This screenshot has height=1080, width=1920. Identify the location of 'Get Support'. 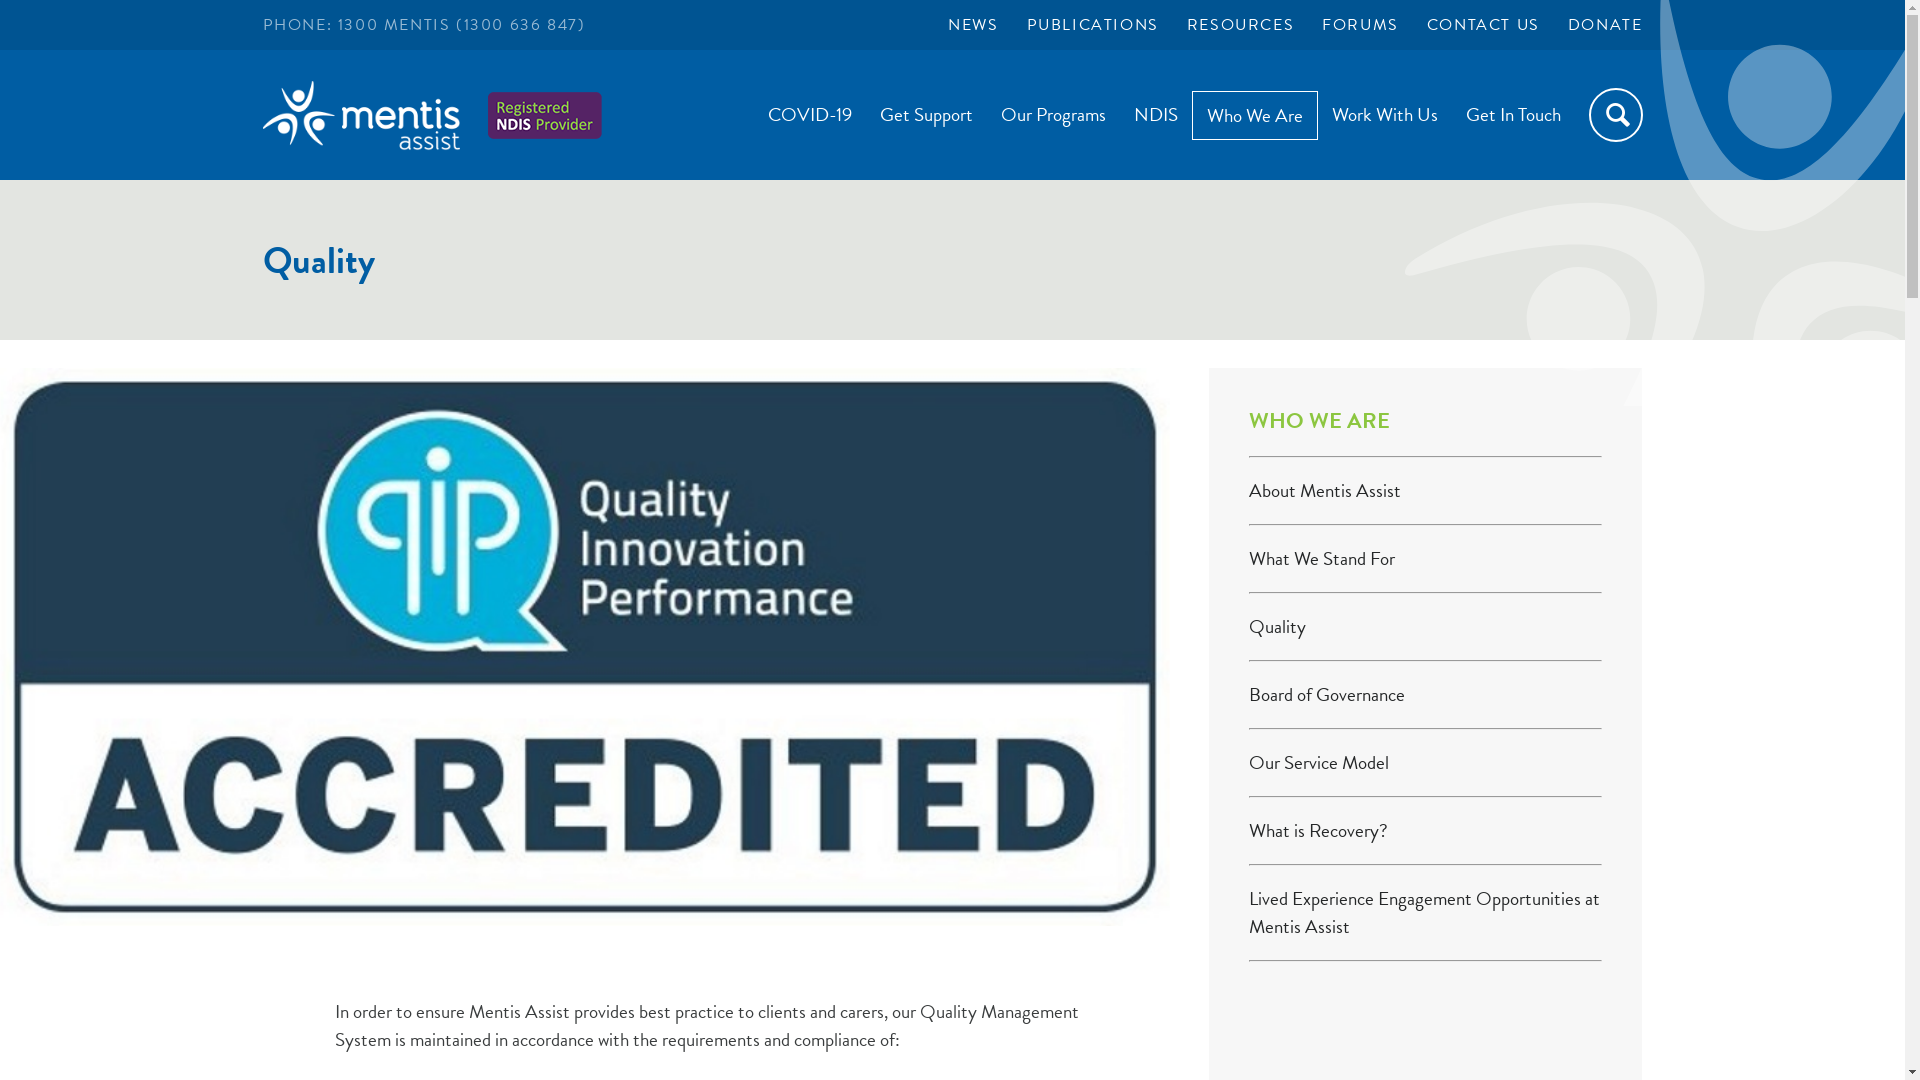
(865, 113).